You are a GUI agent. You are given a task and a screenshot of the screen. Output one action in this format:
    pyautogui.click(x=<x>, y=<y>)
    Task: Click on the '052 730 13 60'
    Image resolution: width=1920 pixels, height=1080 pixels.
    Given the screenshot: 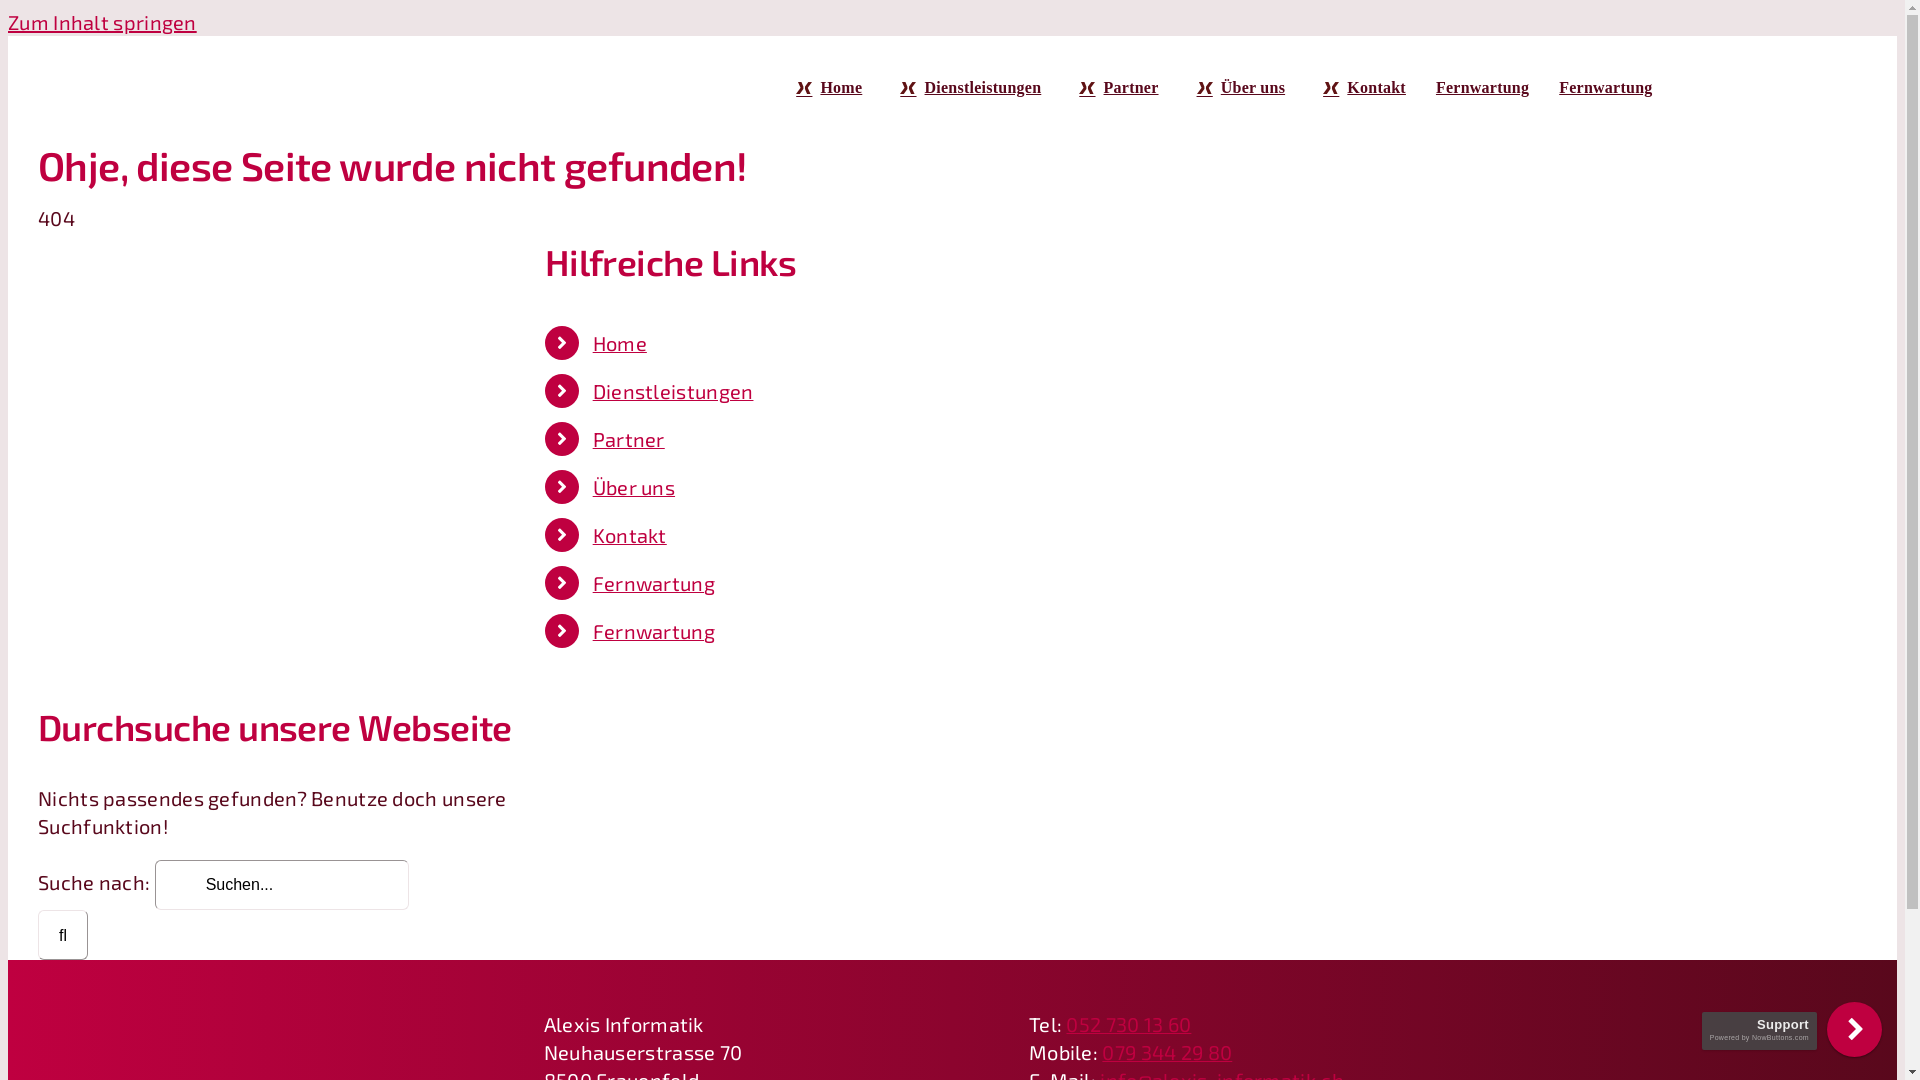 What is the action you would take?
    pyautogui.click(x=1128, y=1023)
    